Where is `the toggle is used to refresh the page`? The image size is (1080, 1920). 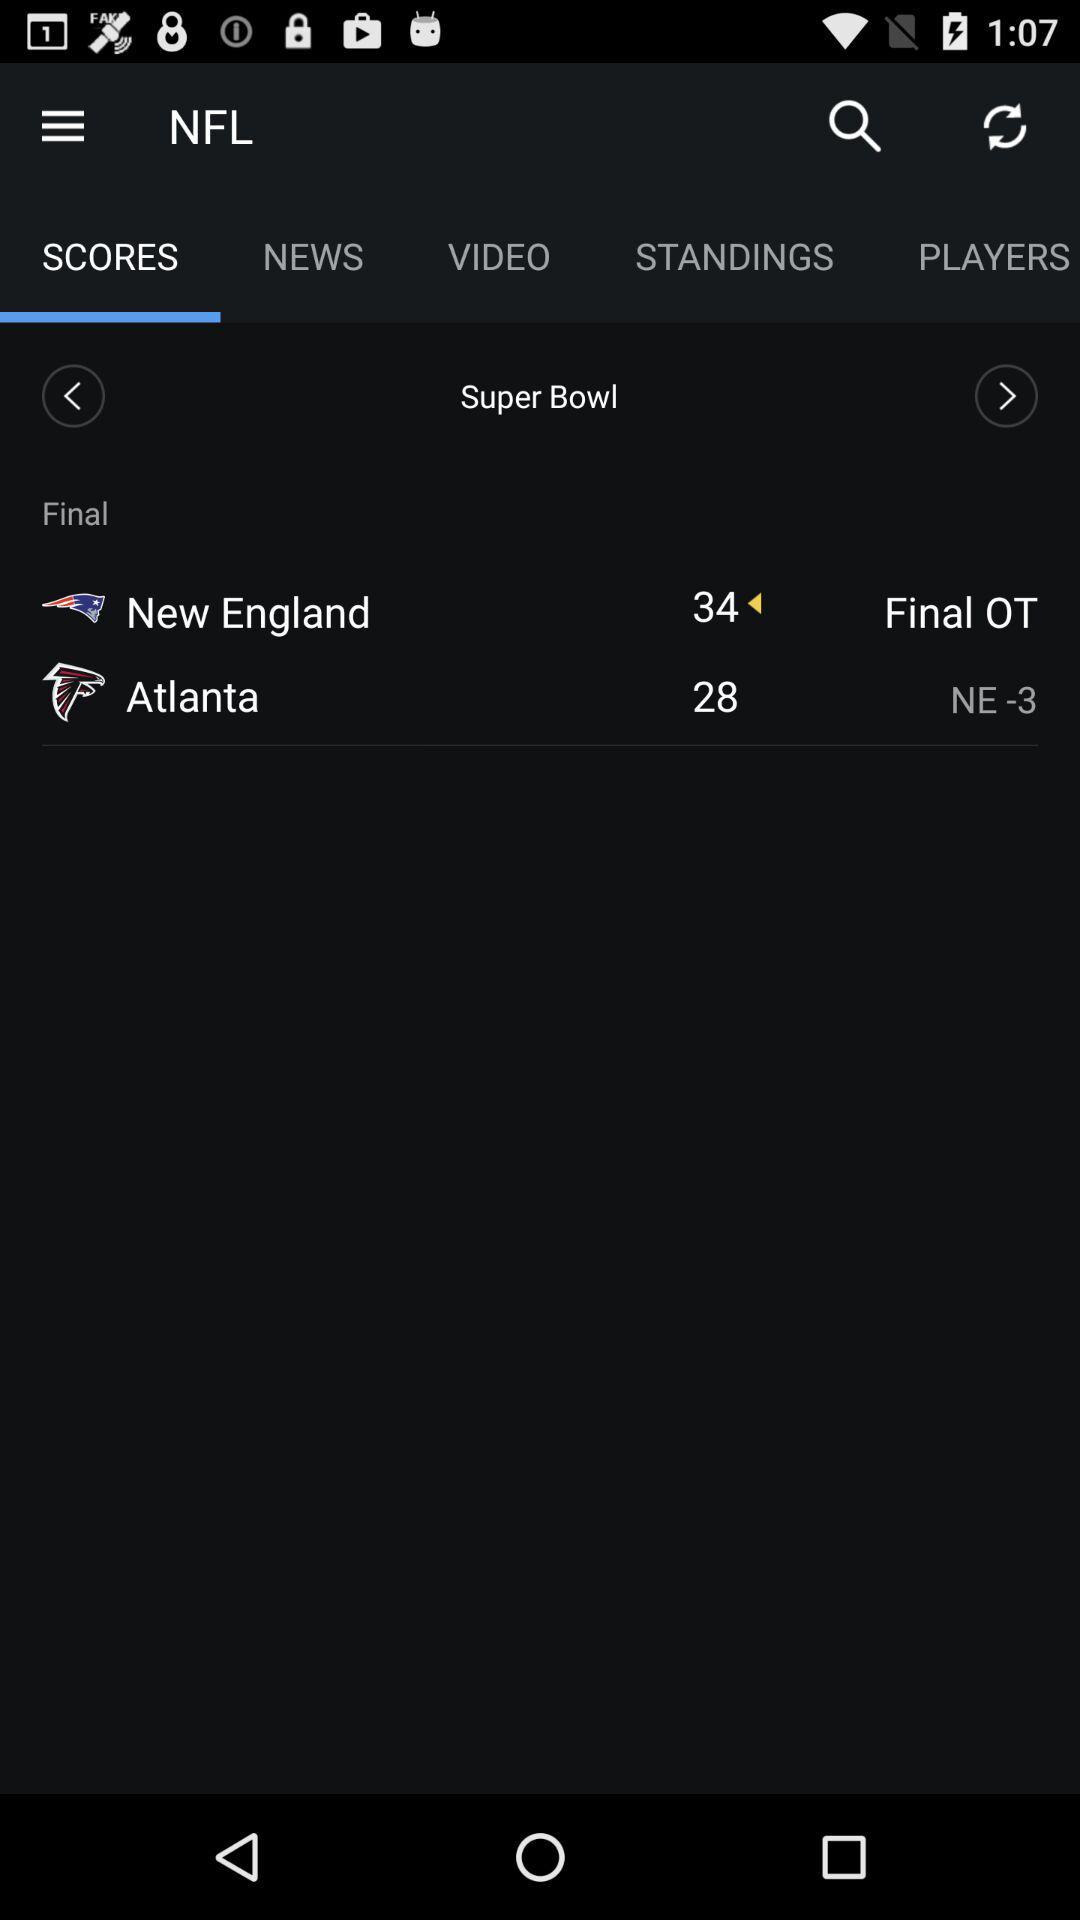
the toggle is used to refresh the page is located at coordinates (1005, 124).